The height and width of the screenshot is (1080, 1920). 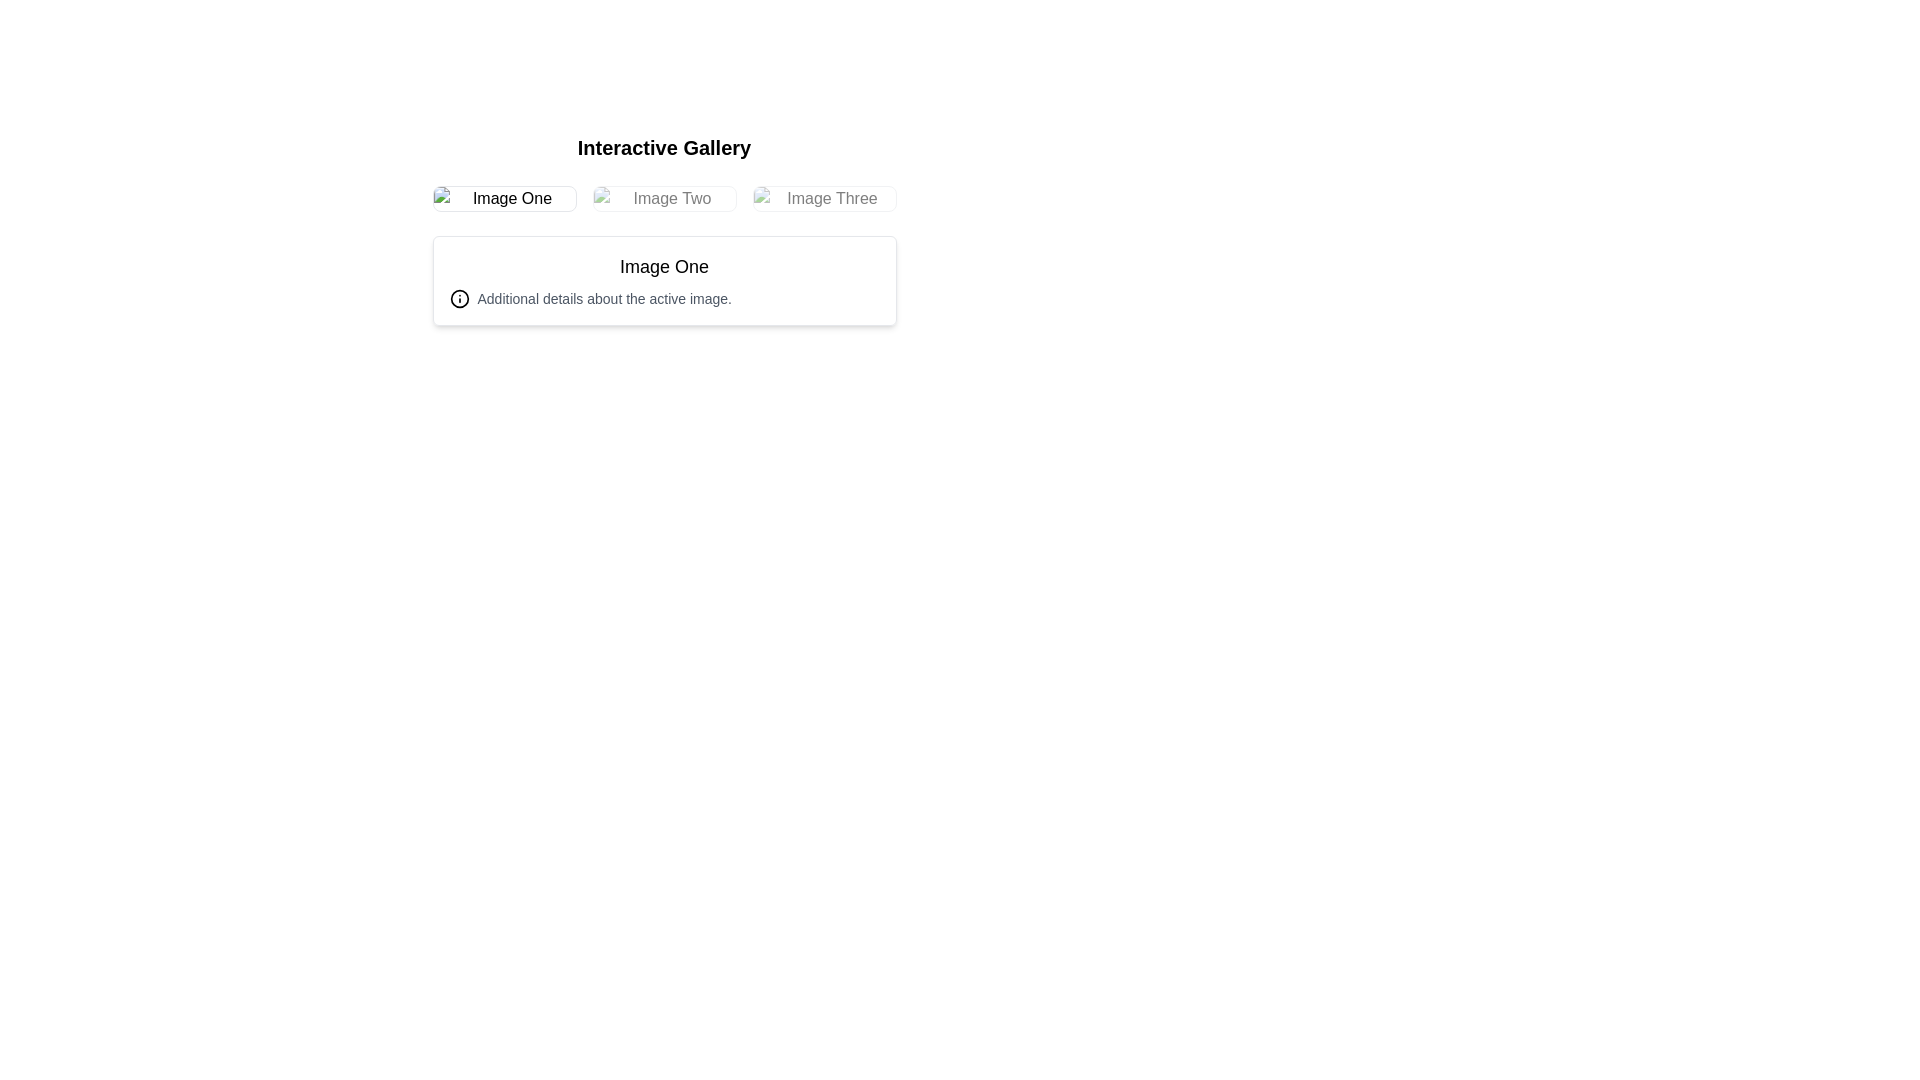 I want to click on text inside the description panel card located below the row of image previews in the interactive gallery, so click(x=664, y=281).